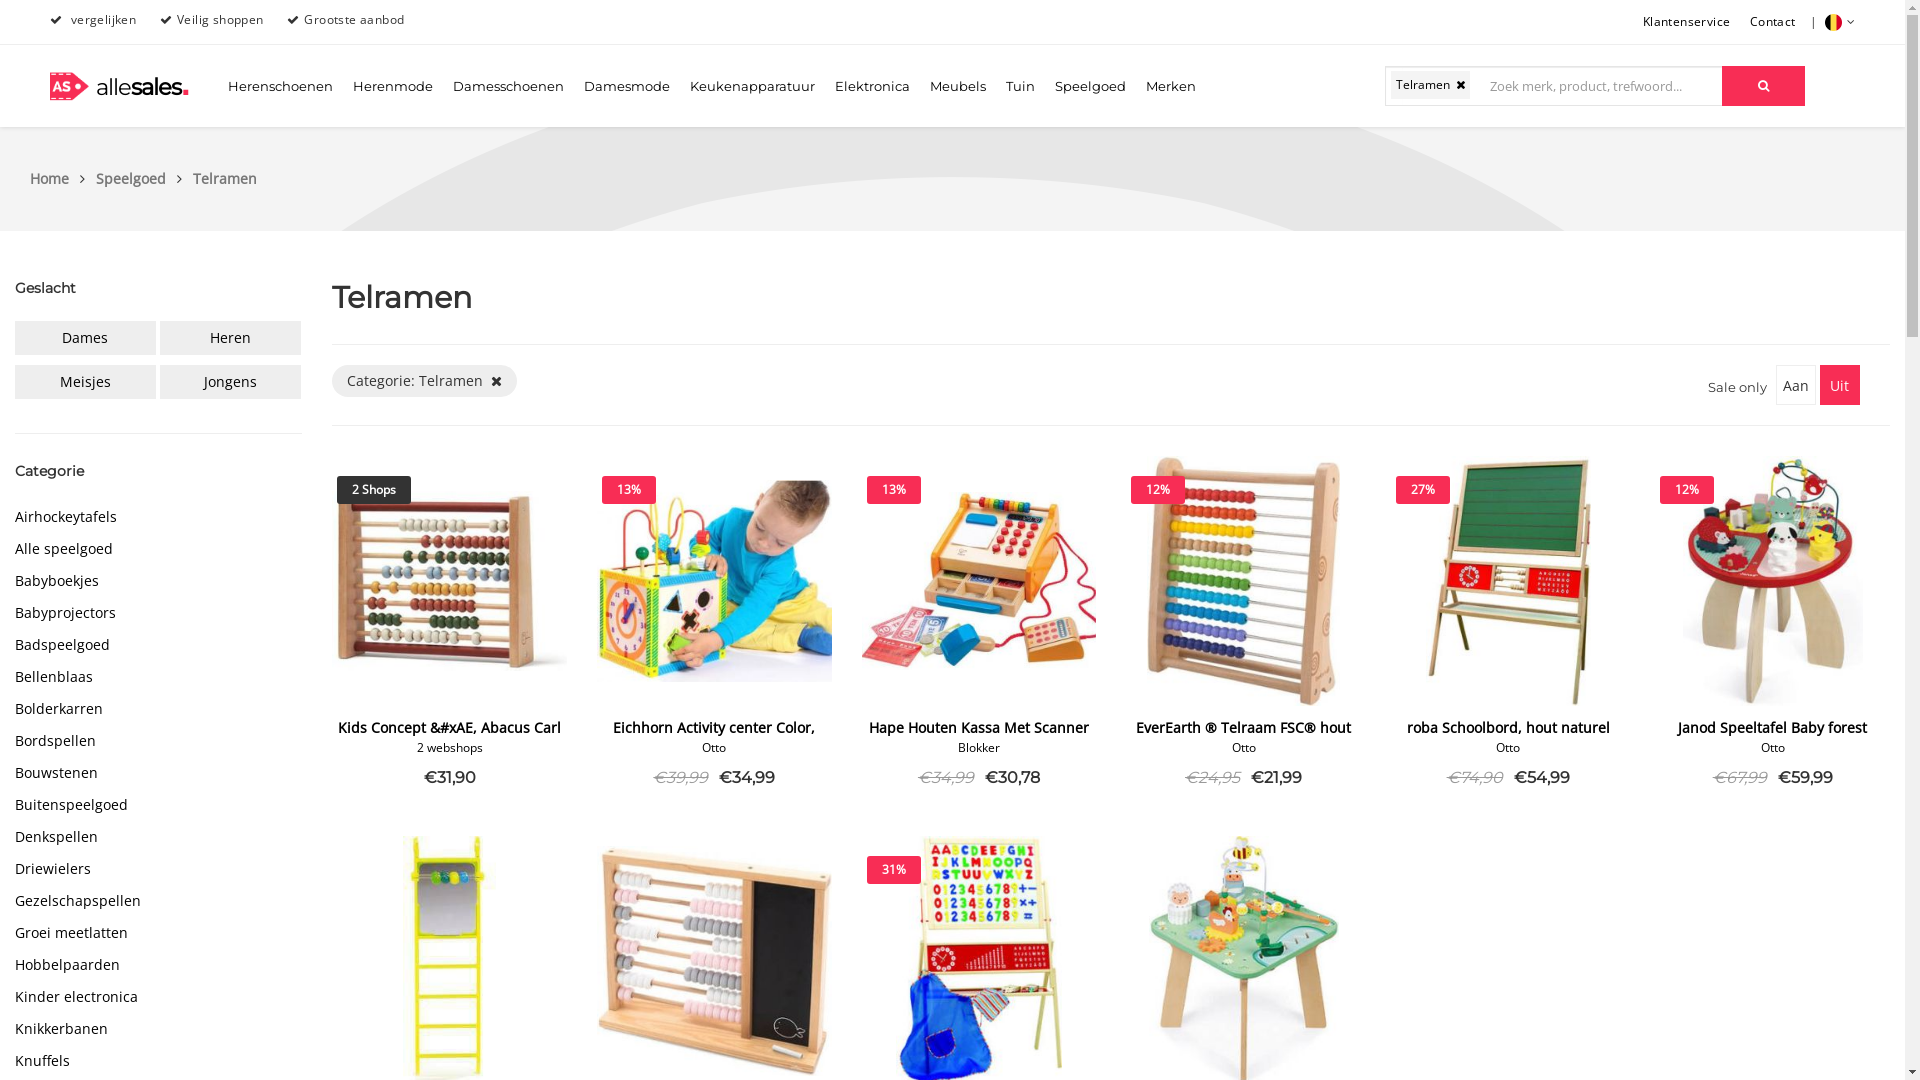 The height and width of the screenshot is (1080, 1920). What do you see at coordinates (1429, 83) in the screenshot?
I see `'Telramen  '` at bounding box center [1429, 83].